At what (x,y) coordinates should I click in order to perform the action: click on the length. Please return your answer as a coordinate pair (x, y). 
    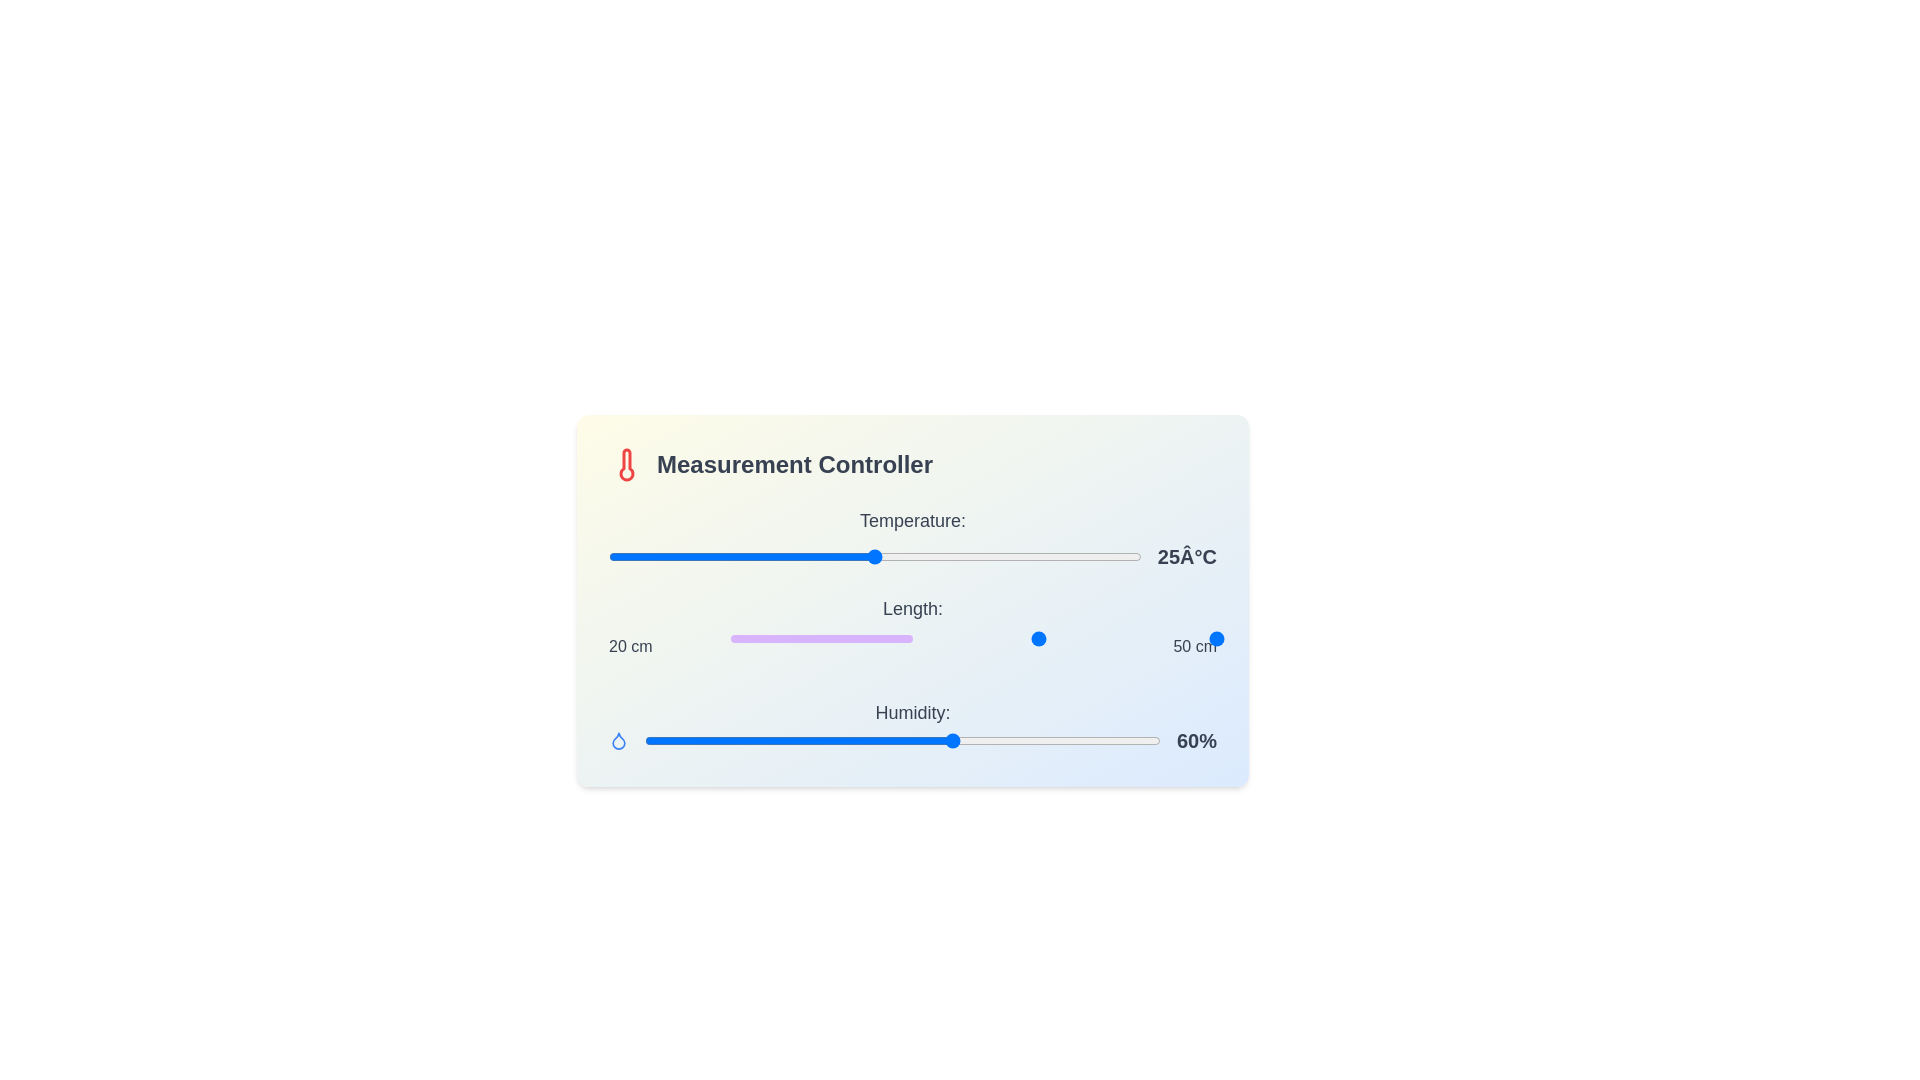
    Looking at the image, I should click on (1166, 639).